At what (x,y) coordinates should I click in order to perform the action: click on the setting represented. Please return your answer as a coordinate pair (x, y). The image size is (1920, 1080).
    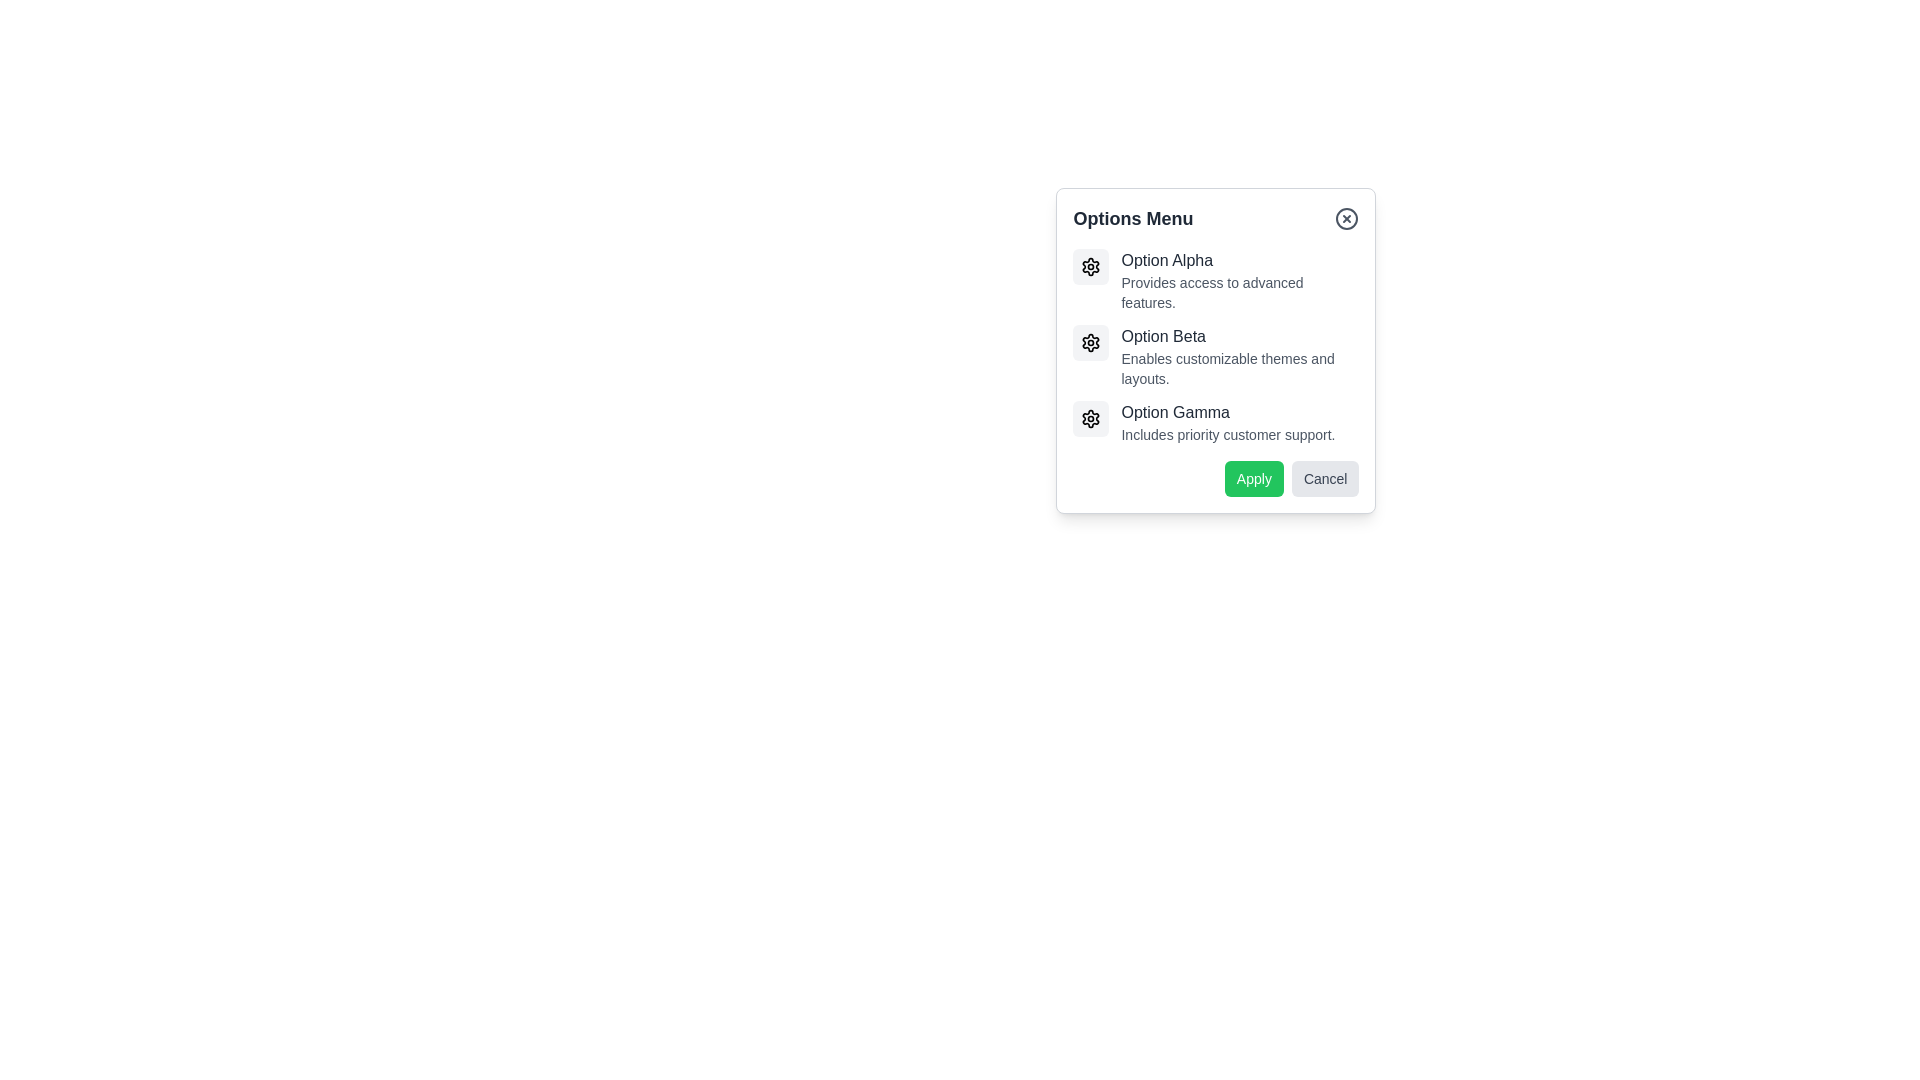
    Looking at the image, I should click on (1090, 342).